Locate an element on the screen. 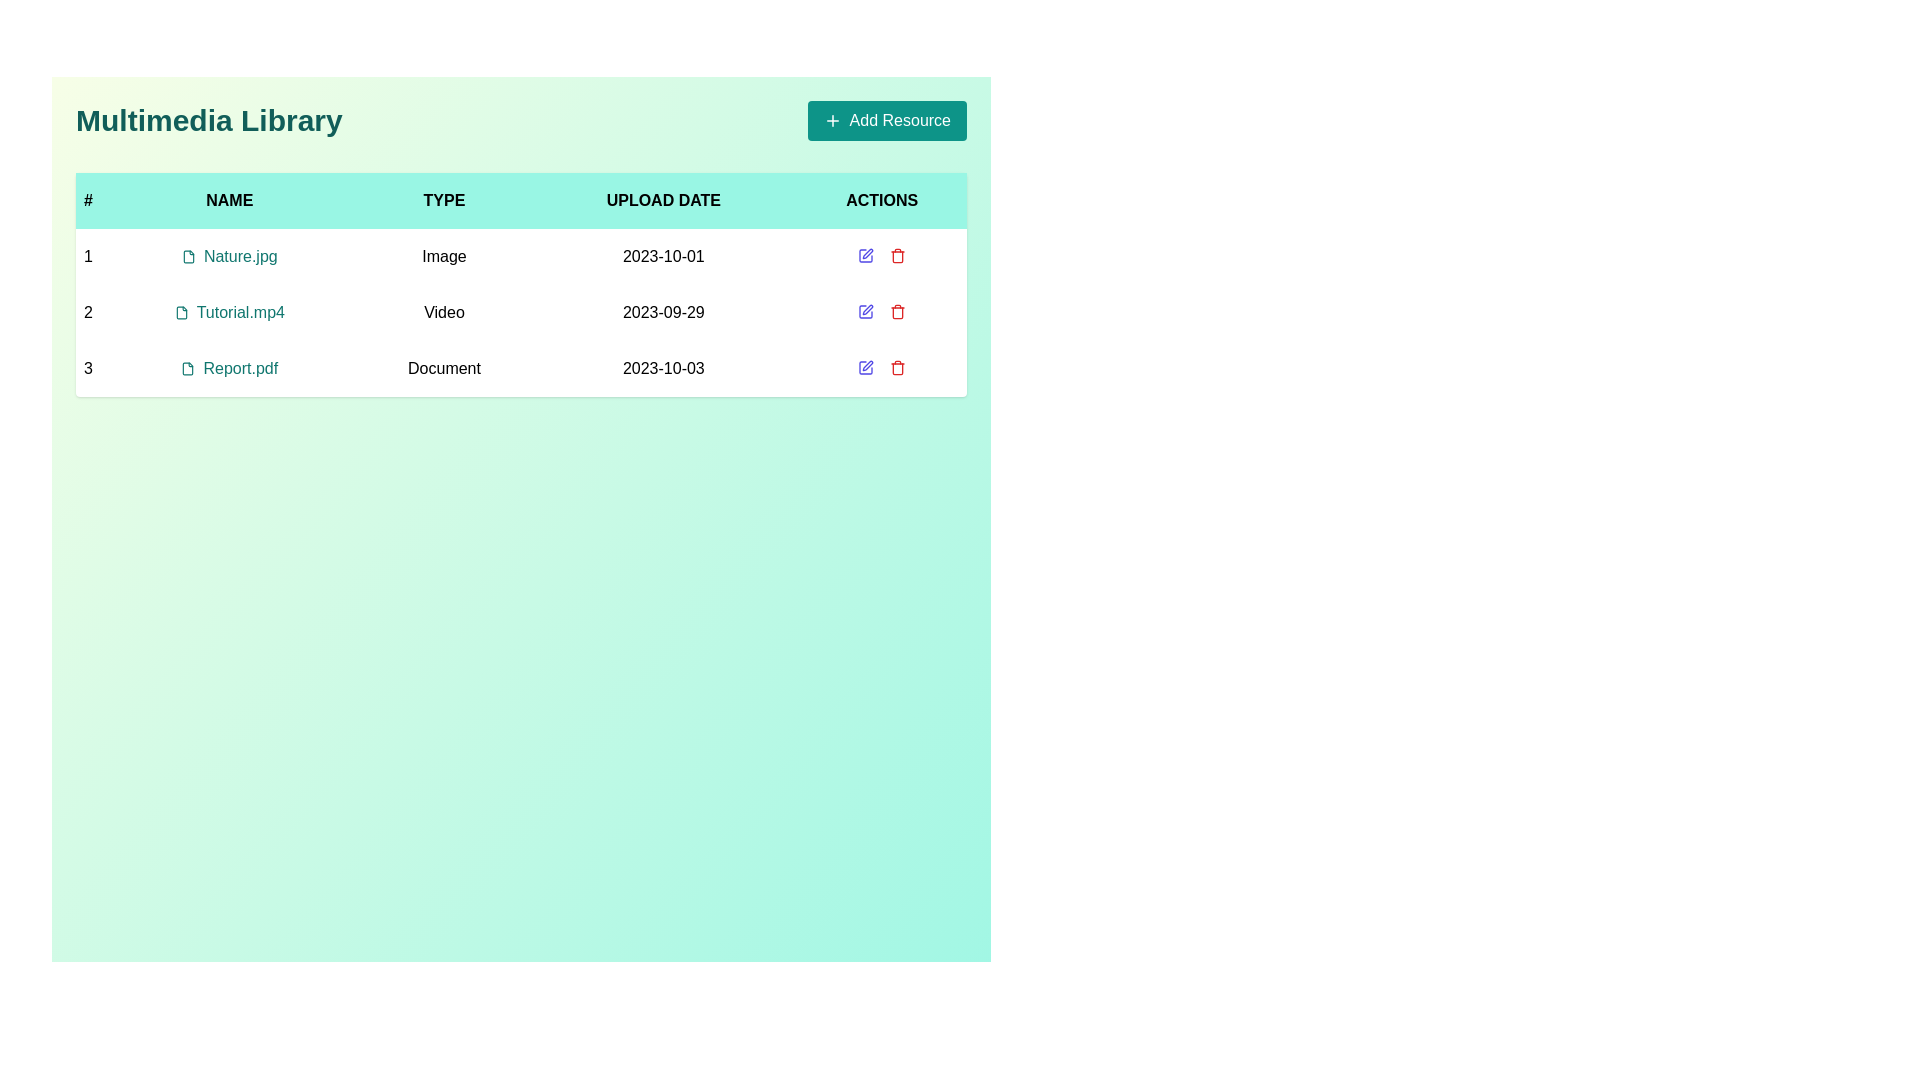 The height and width of the screenshot is (1080, 1920). the table header cell labeled 'Actions' which is styled with a bold font and positioned on a turquoise background in the last column of the header row is located at coordinates (881, 200).